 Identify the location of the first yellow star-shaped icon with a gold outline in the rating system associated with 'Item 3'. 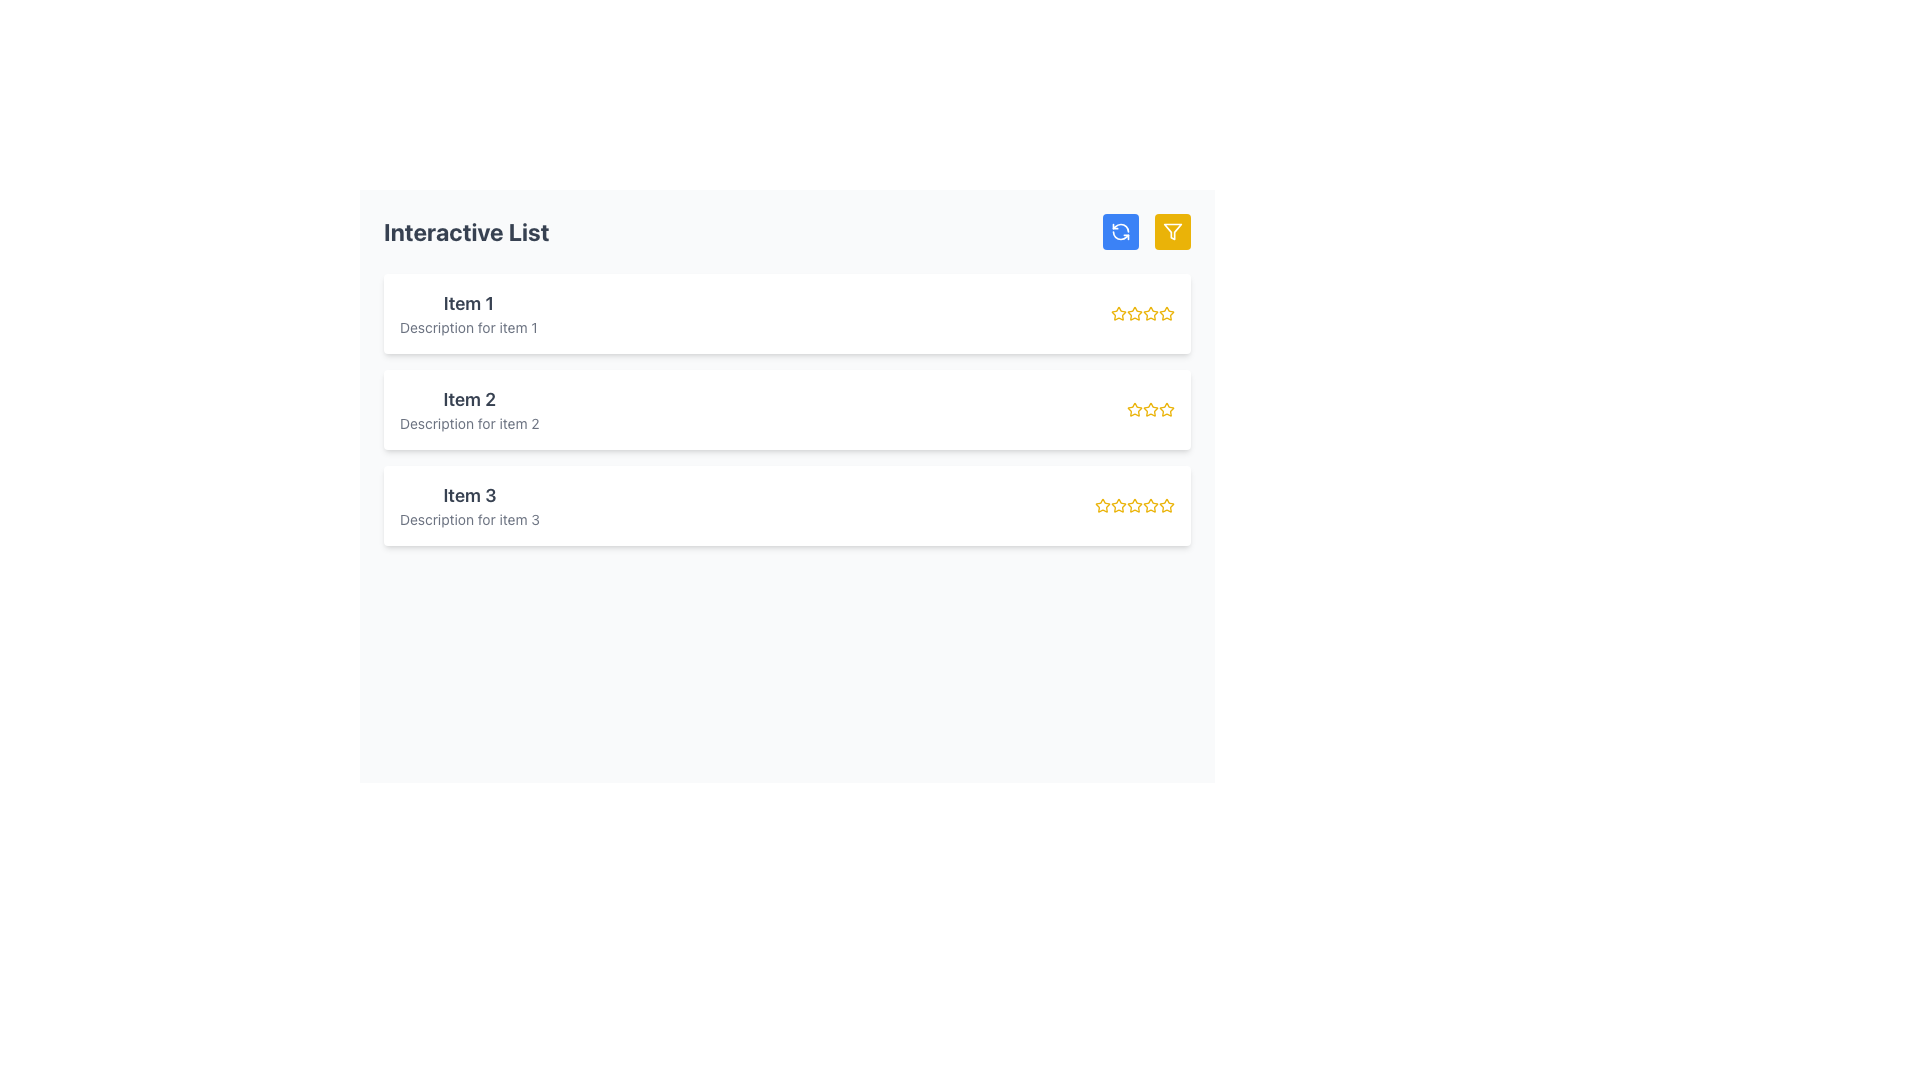
(1166, 504).